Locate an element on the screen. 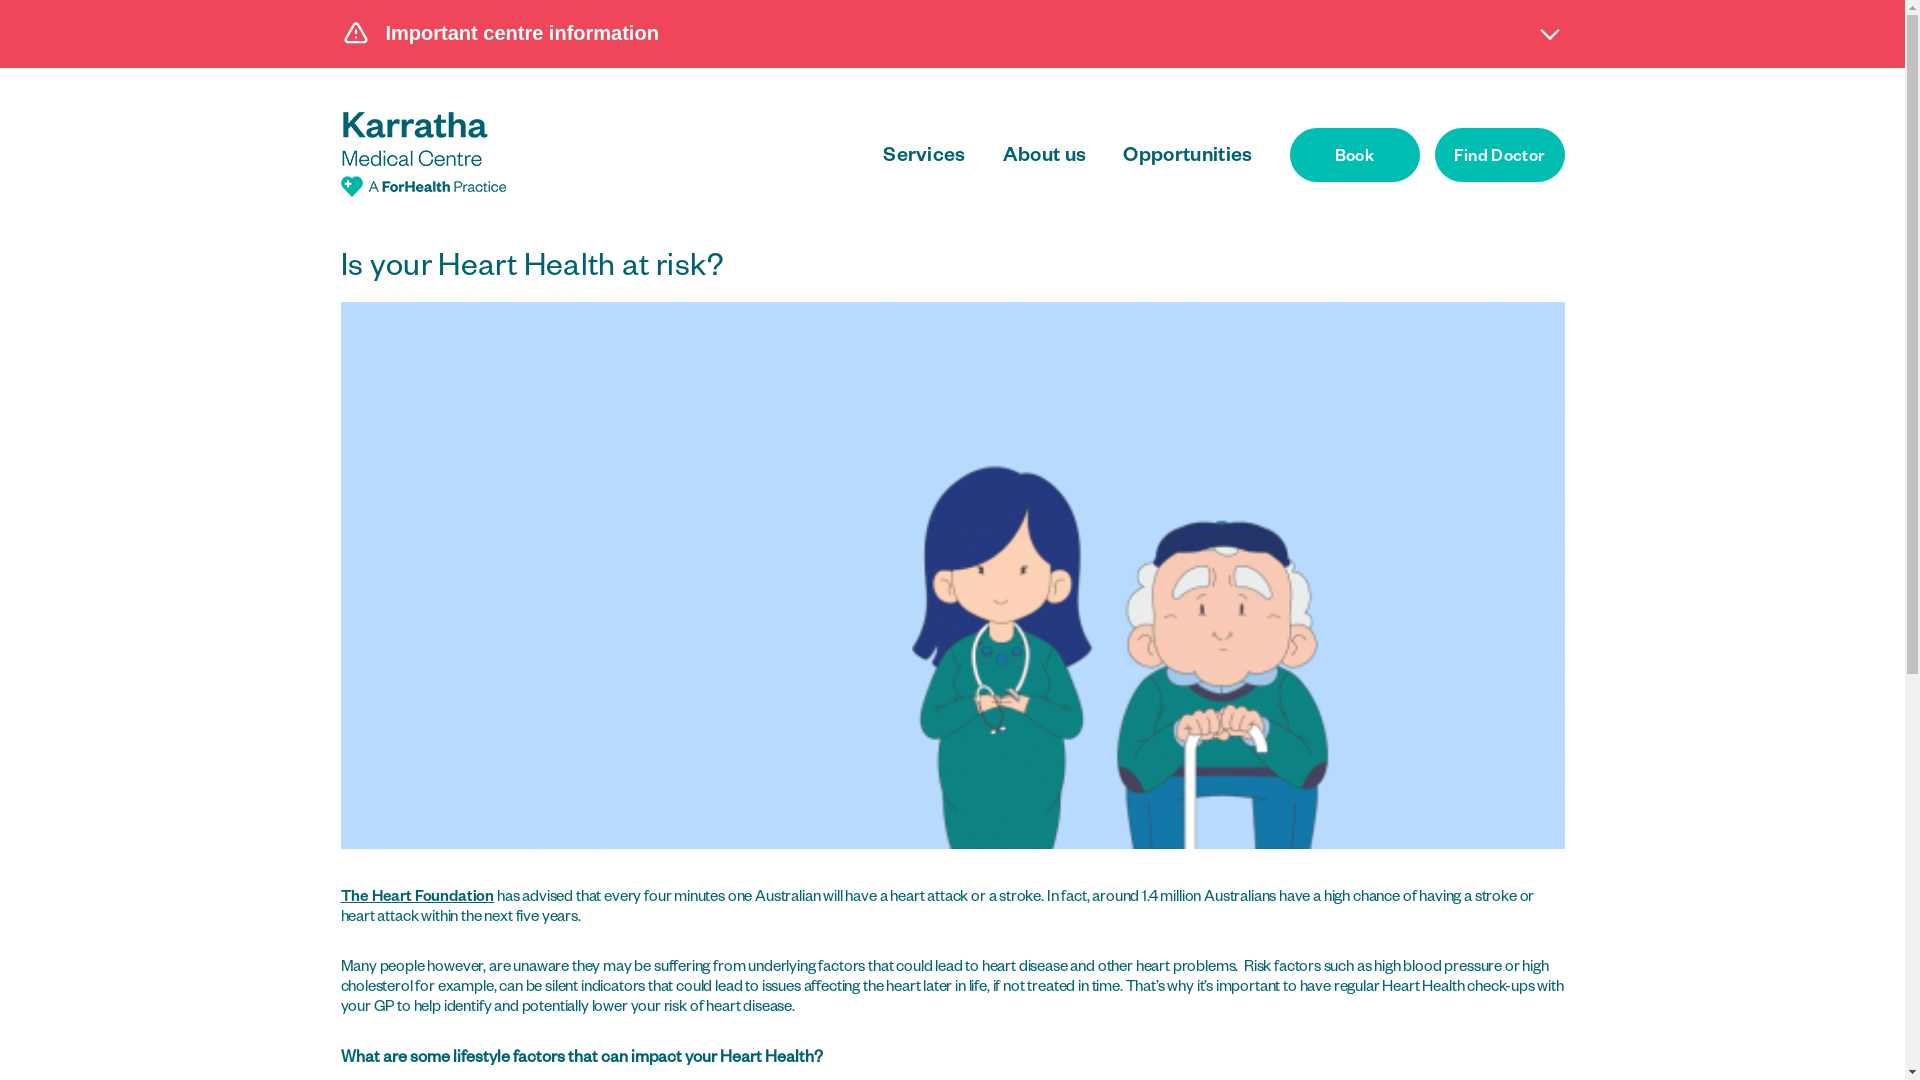  'Services' is located at coordinates (882, 157).